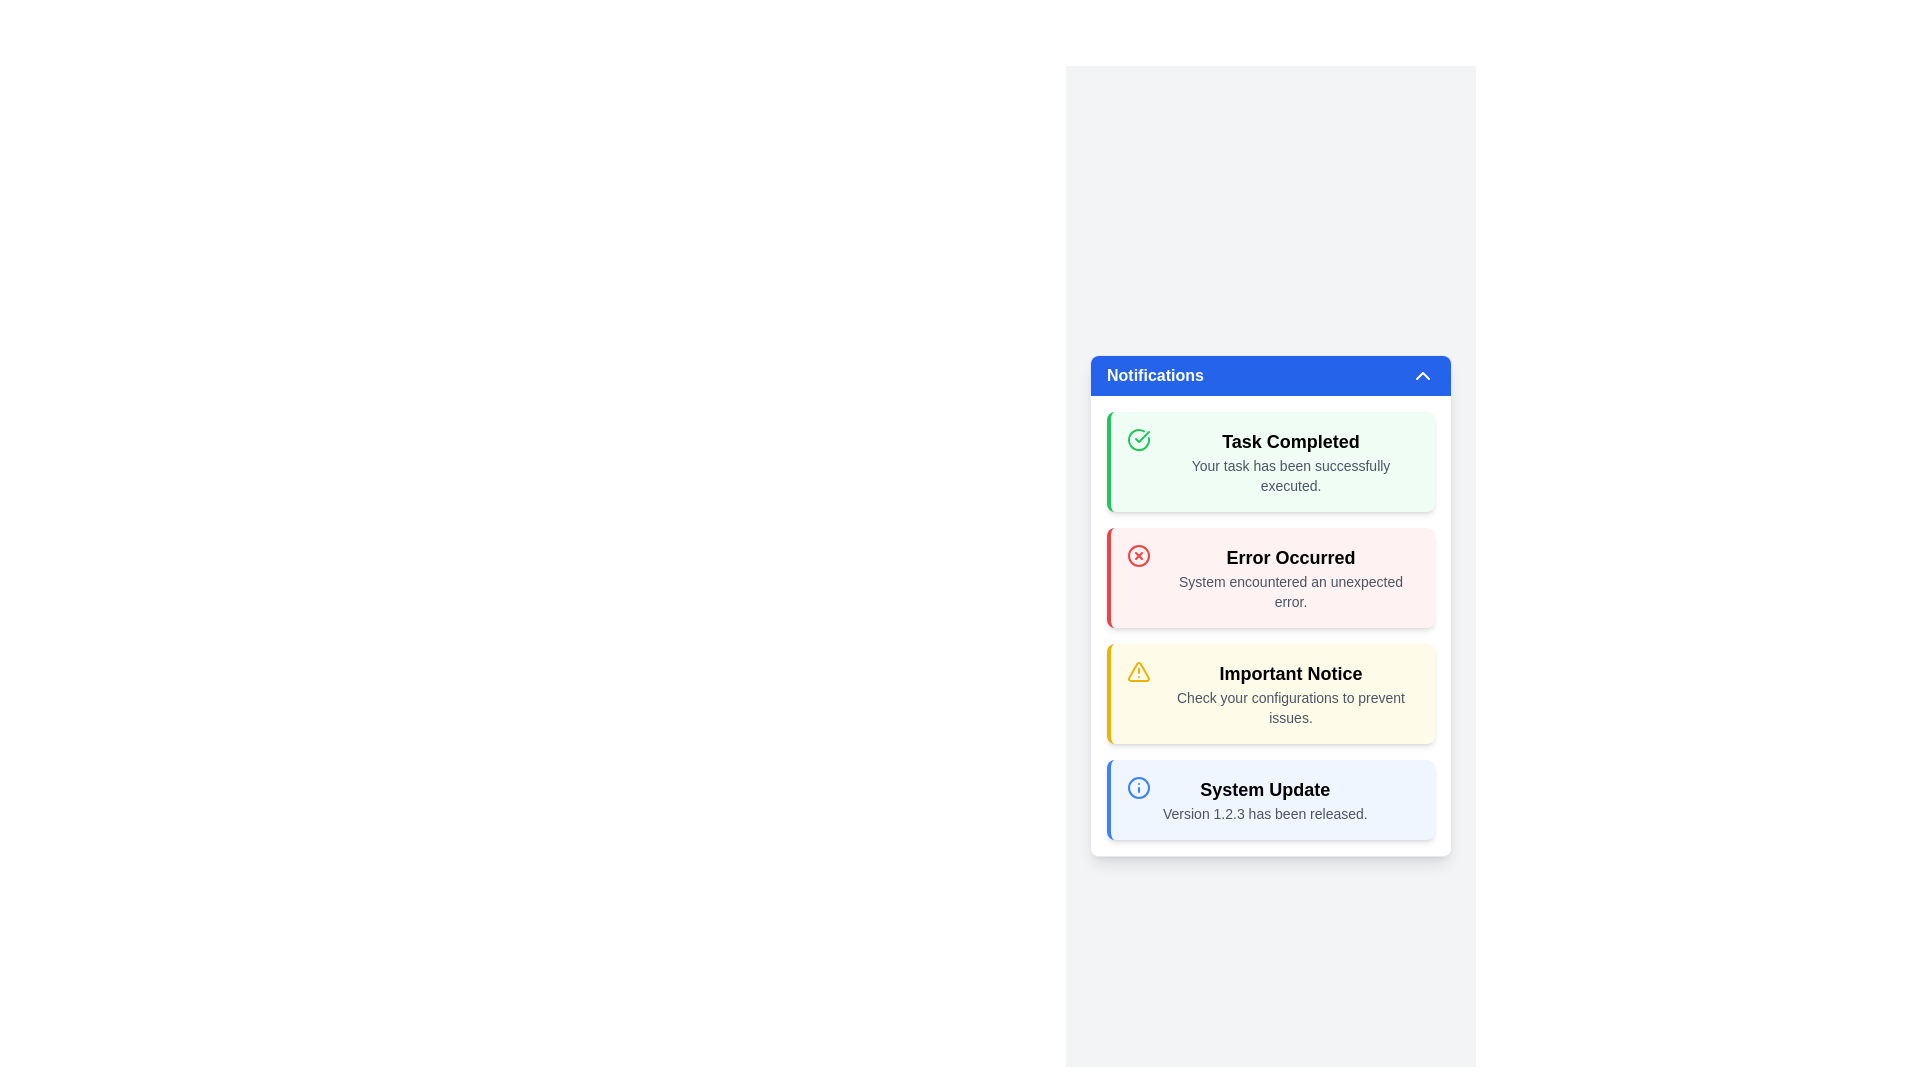  I want to click on the 'Notifications' label that is styled in bold white font within a blue rectangular area at the top of the section, so click(1155, 375).